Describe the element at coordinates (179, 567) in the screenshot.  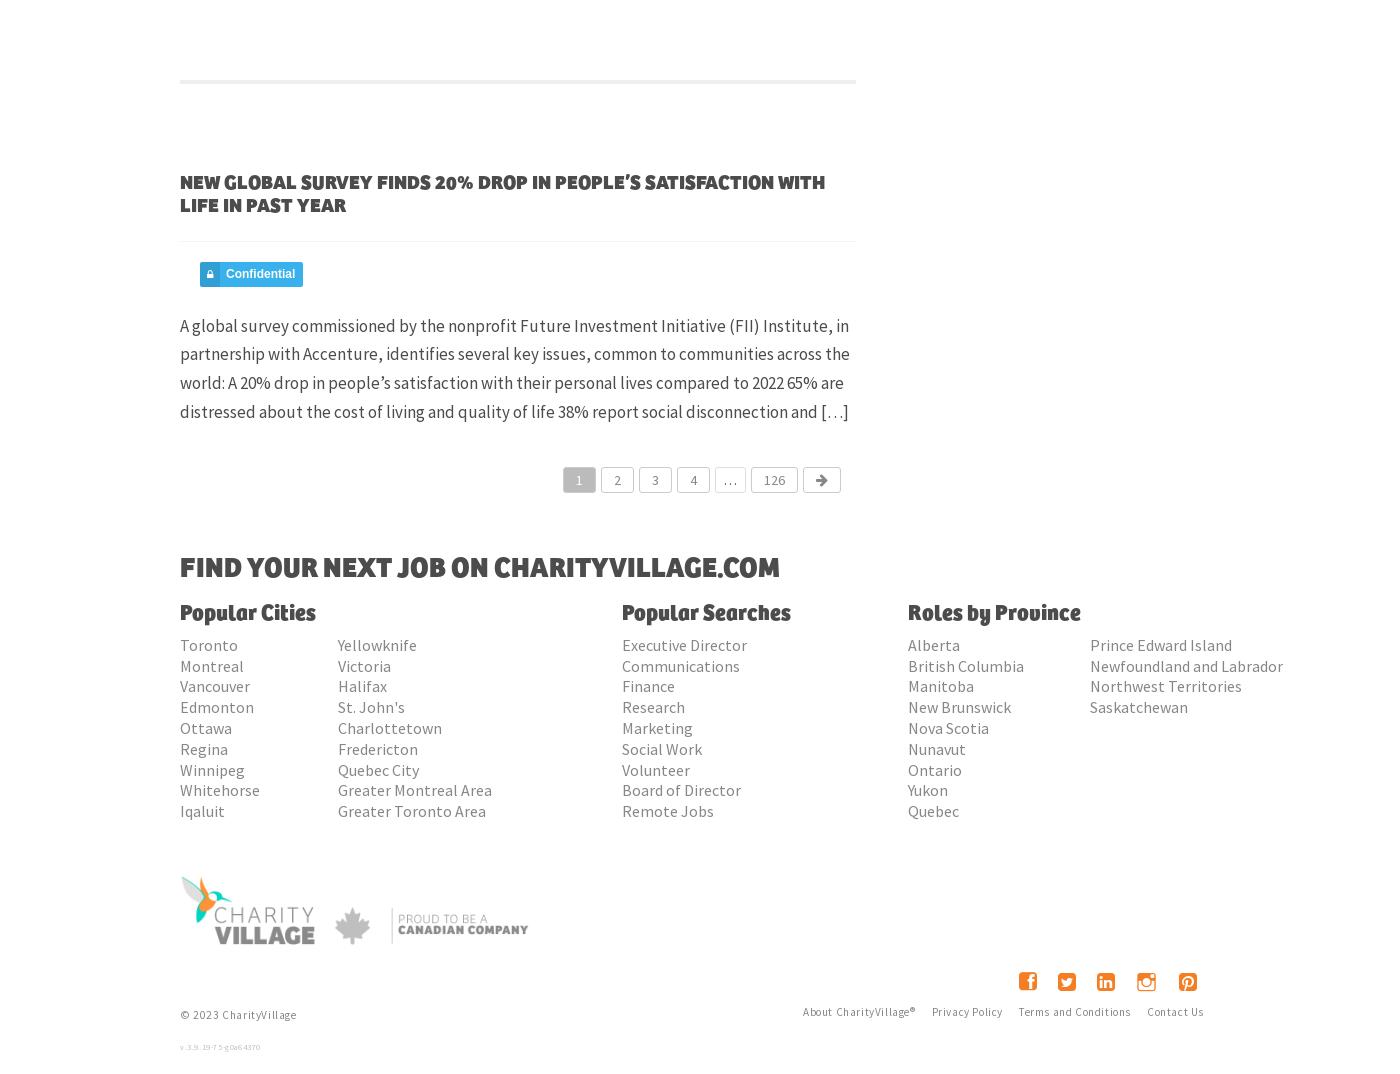
I see `'FIND YOUR NEXT JOB ON CHARITYVILLAGE.COM'` at that location.